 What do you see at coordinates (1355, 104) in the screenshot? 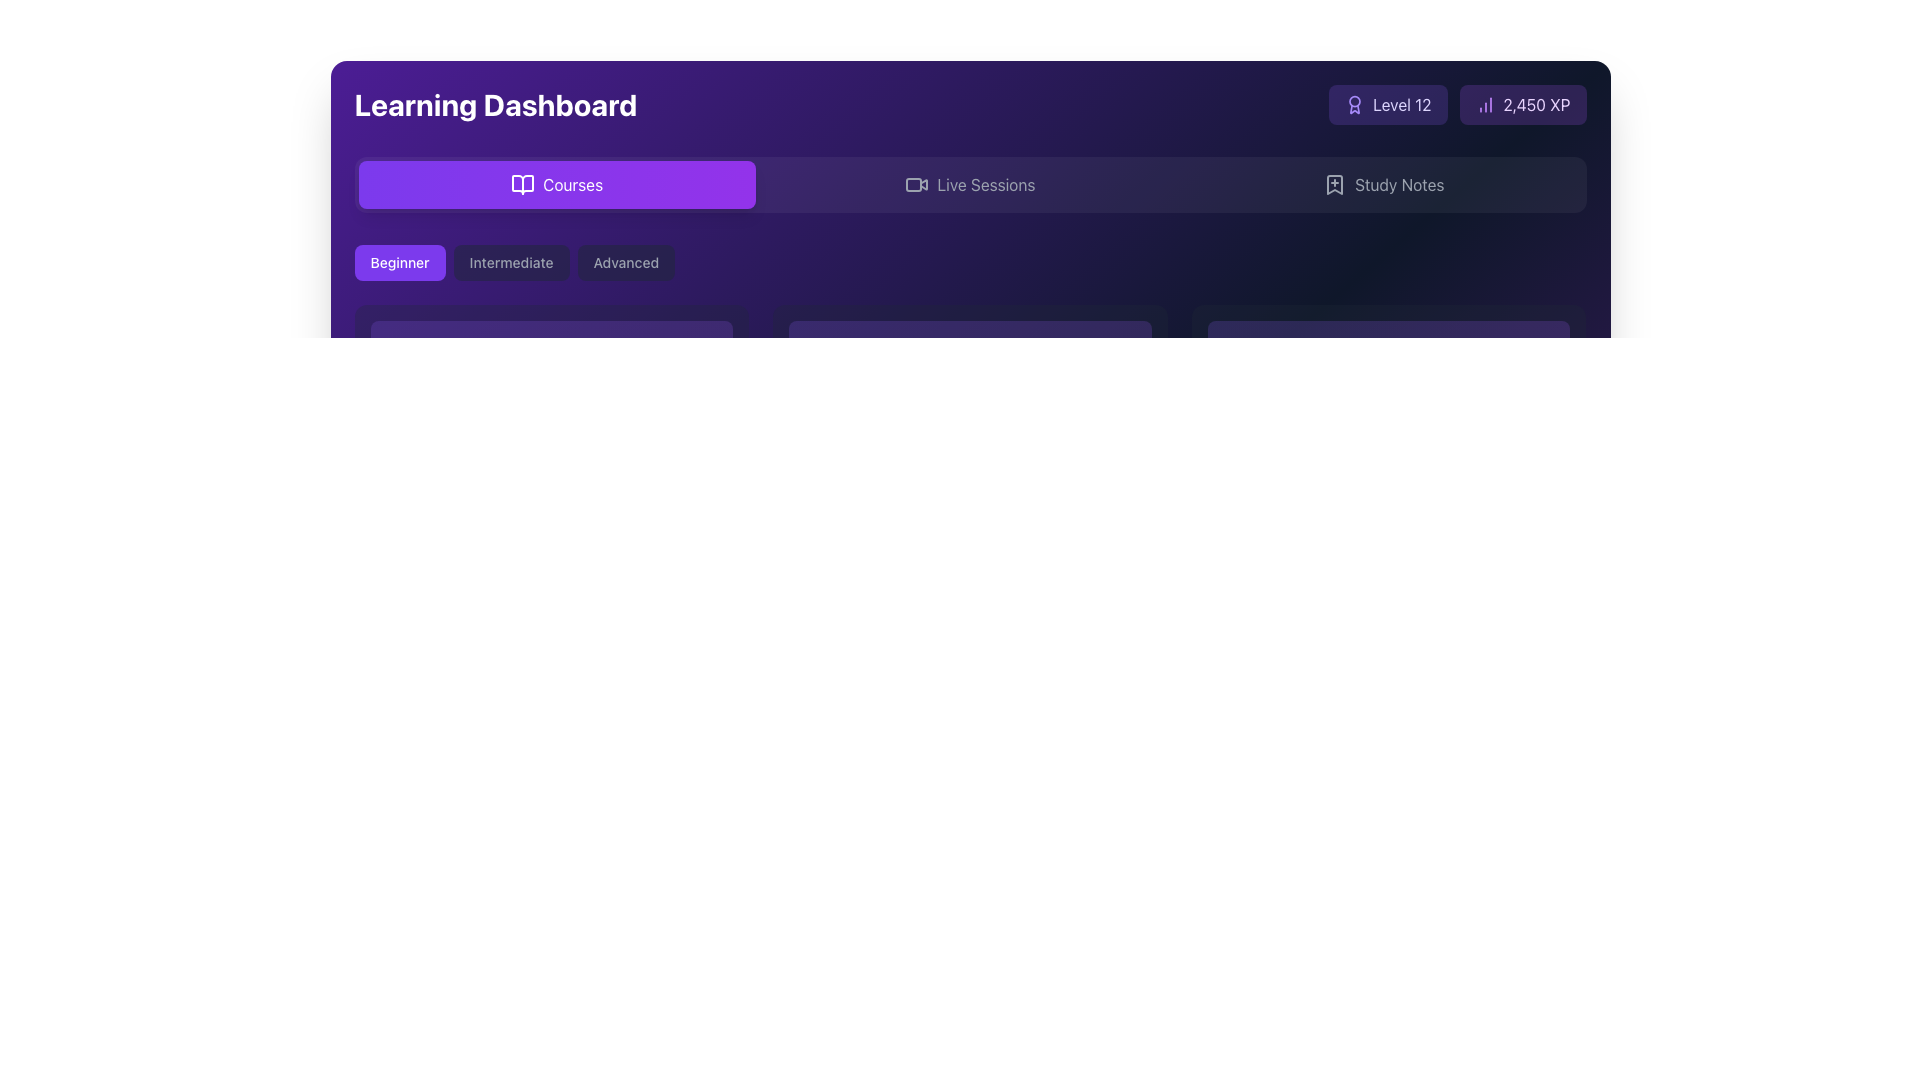
I see `the violet award badge icon located at the far right of the top navigation bar, adjacent to the text 'Level 12'` at bounding box center [1355, 104].